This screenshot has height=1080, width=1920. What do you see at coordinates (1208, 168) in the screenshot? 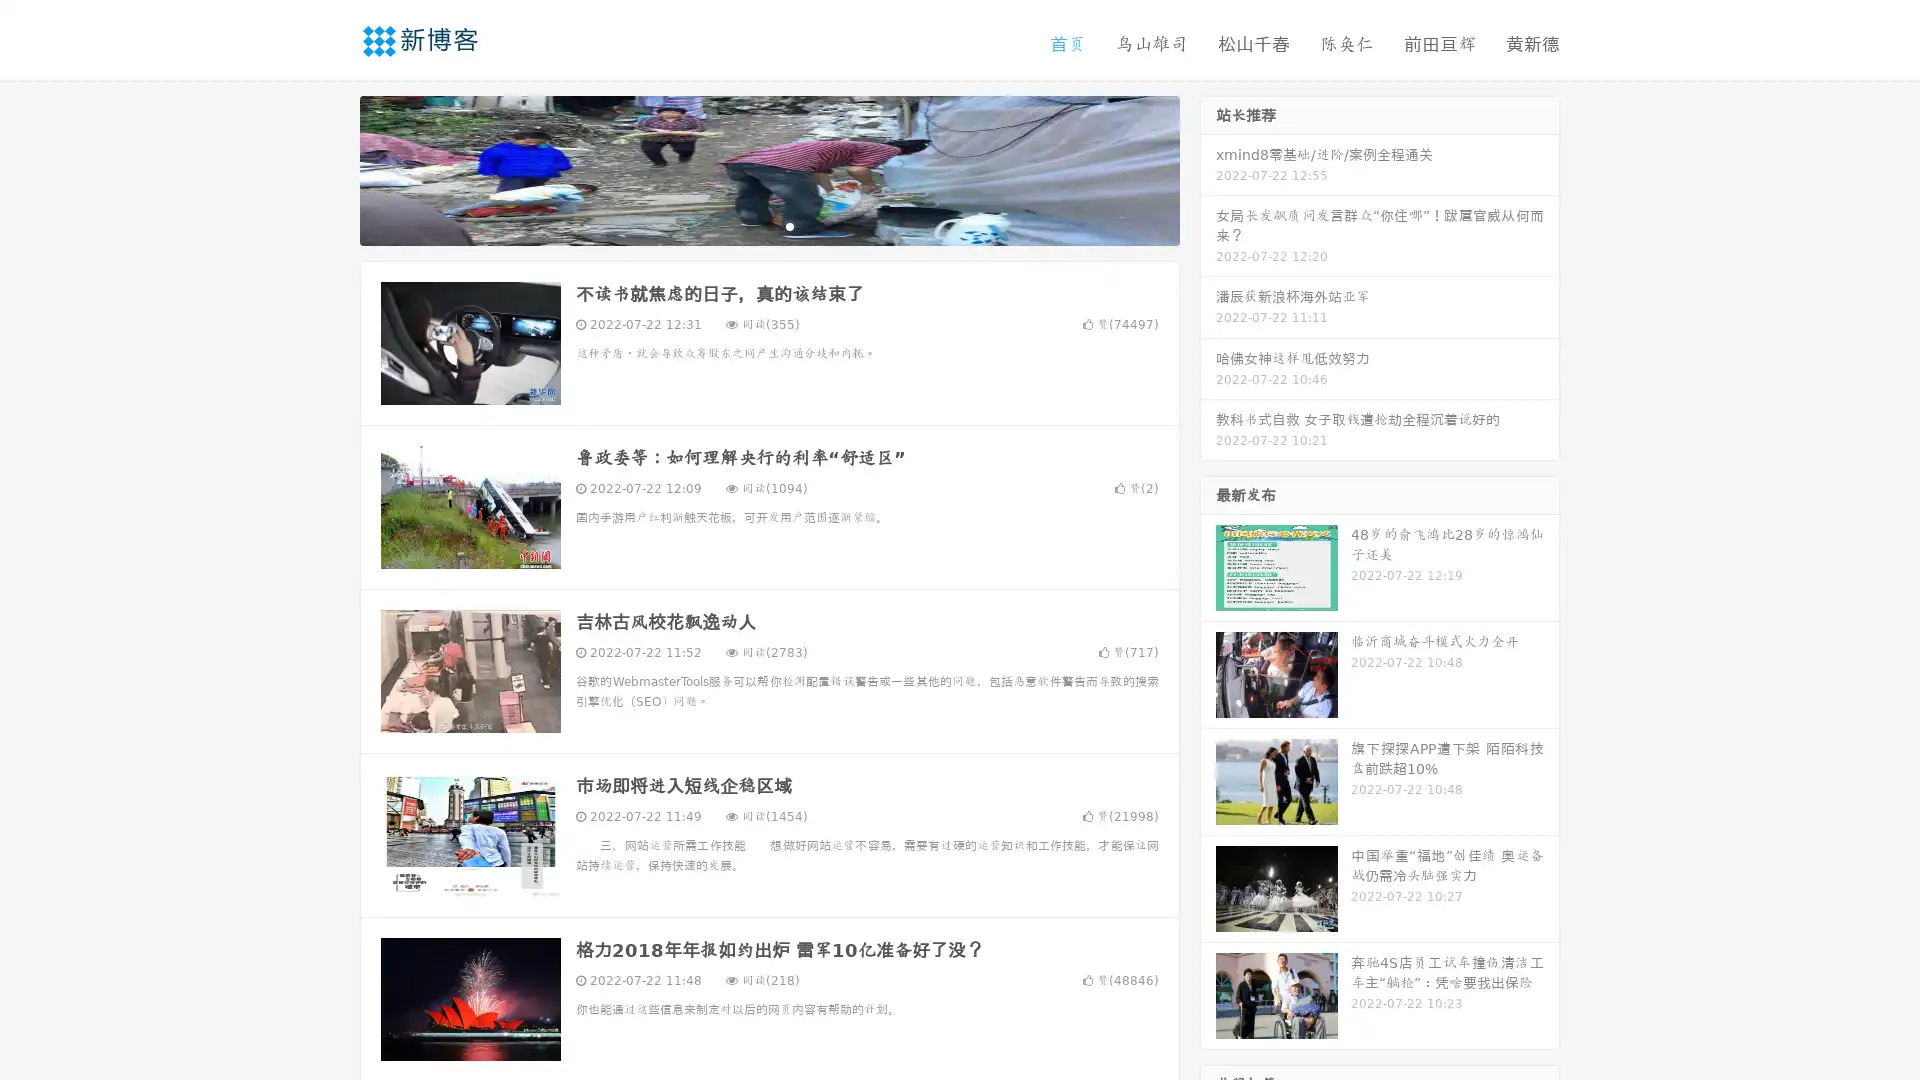
I see `Next slide` at bounding box center [1208, 168].